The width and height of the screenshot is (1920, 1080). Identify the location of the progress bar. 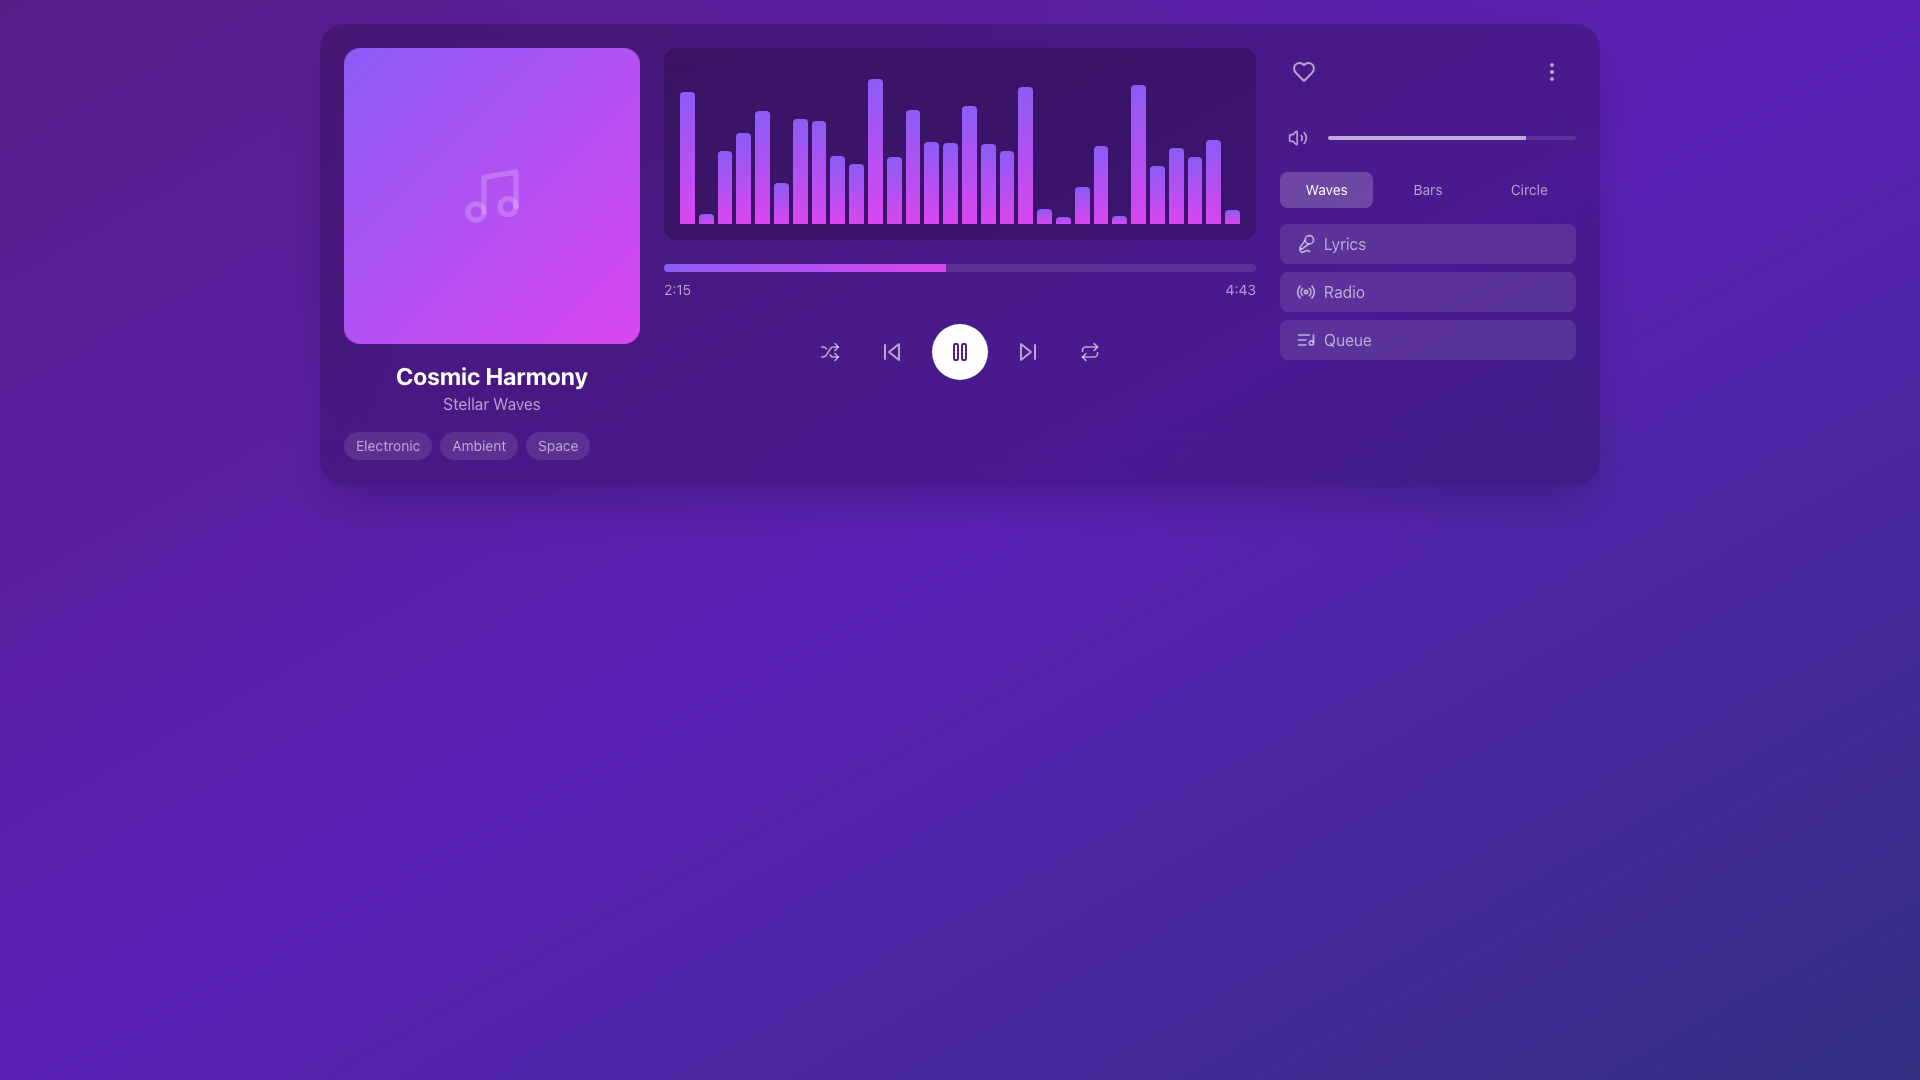
(1213, 266).